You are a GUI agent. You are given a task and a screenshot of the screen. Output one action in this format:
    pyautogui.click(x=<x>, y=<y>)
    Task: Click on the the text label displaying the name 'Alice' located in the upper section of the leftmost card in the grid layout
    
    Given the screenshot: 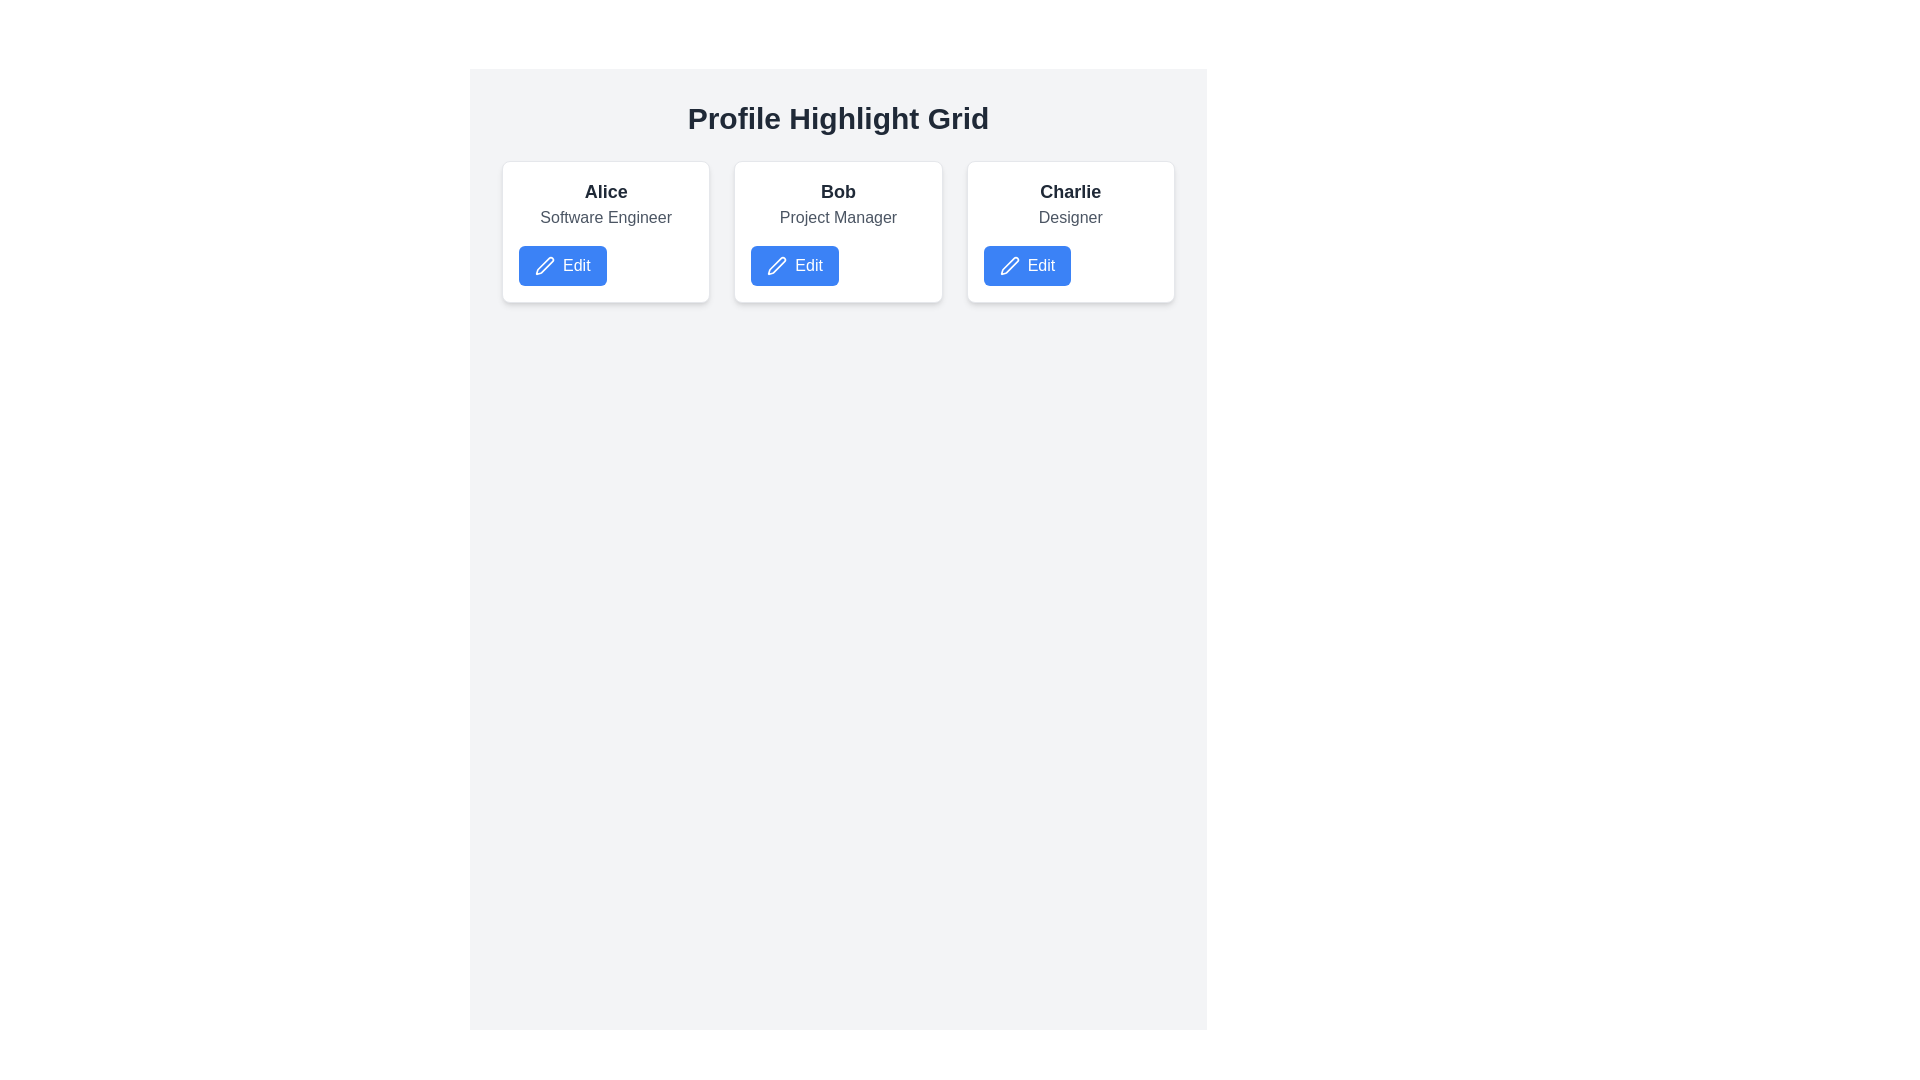 What is the action you would take?
    pyautogui.click(x=605, y=192)
    